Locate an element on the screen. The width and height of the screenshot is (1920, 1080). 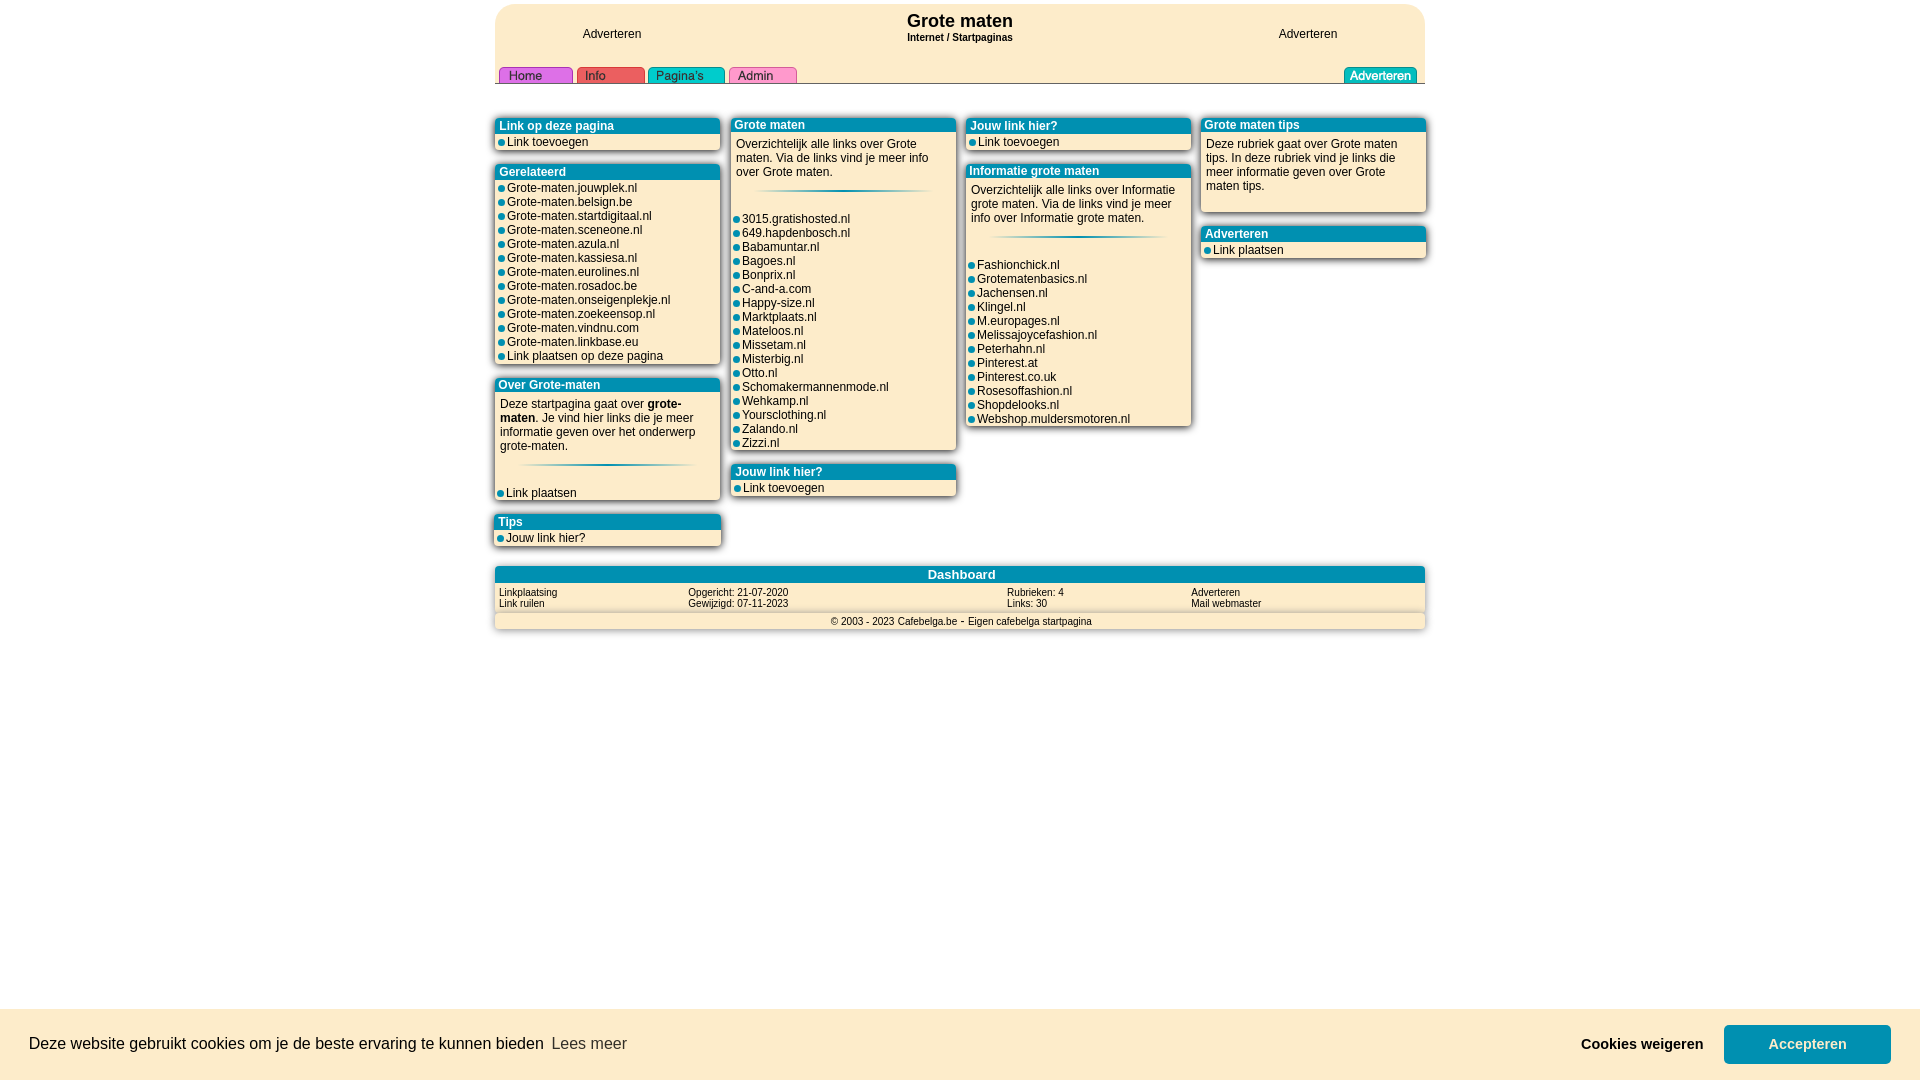
'Link plaatsen' is located at coordinates (1247, 249).